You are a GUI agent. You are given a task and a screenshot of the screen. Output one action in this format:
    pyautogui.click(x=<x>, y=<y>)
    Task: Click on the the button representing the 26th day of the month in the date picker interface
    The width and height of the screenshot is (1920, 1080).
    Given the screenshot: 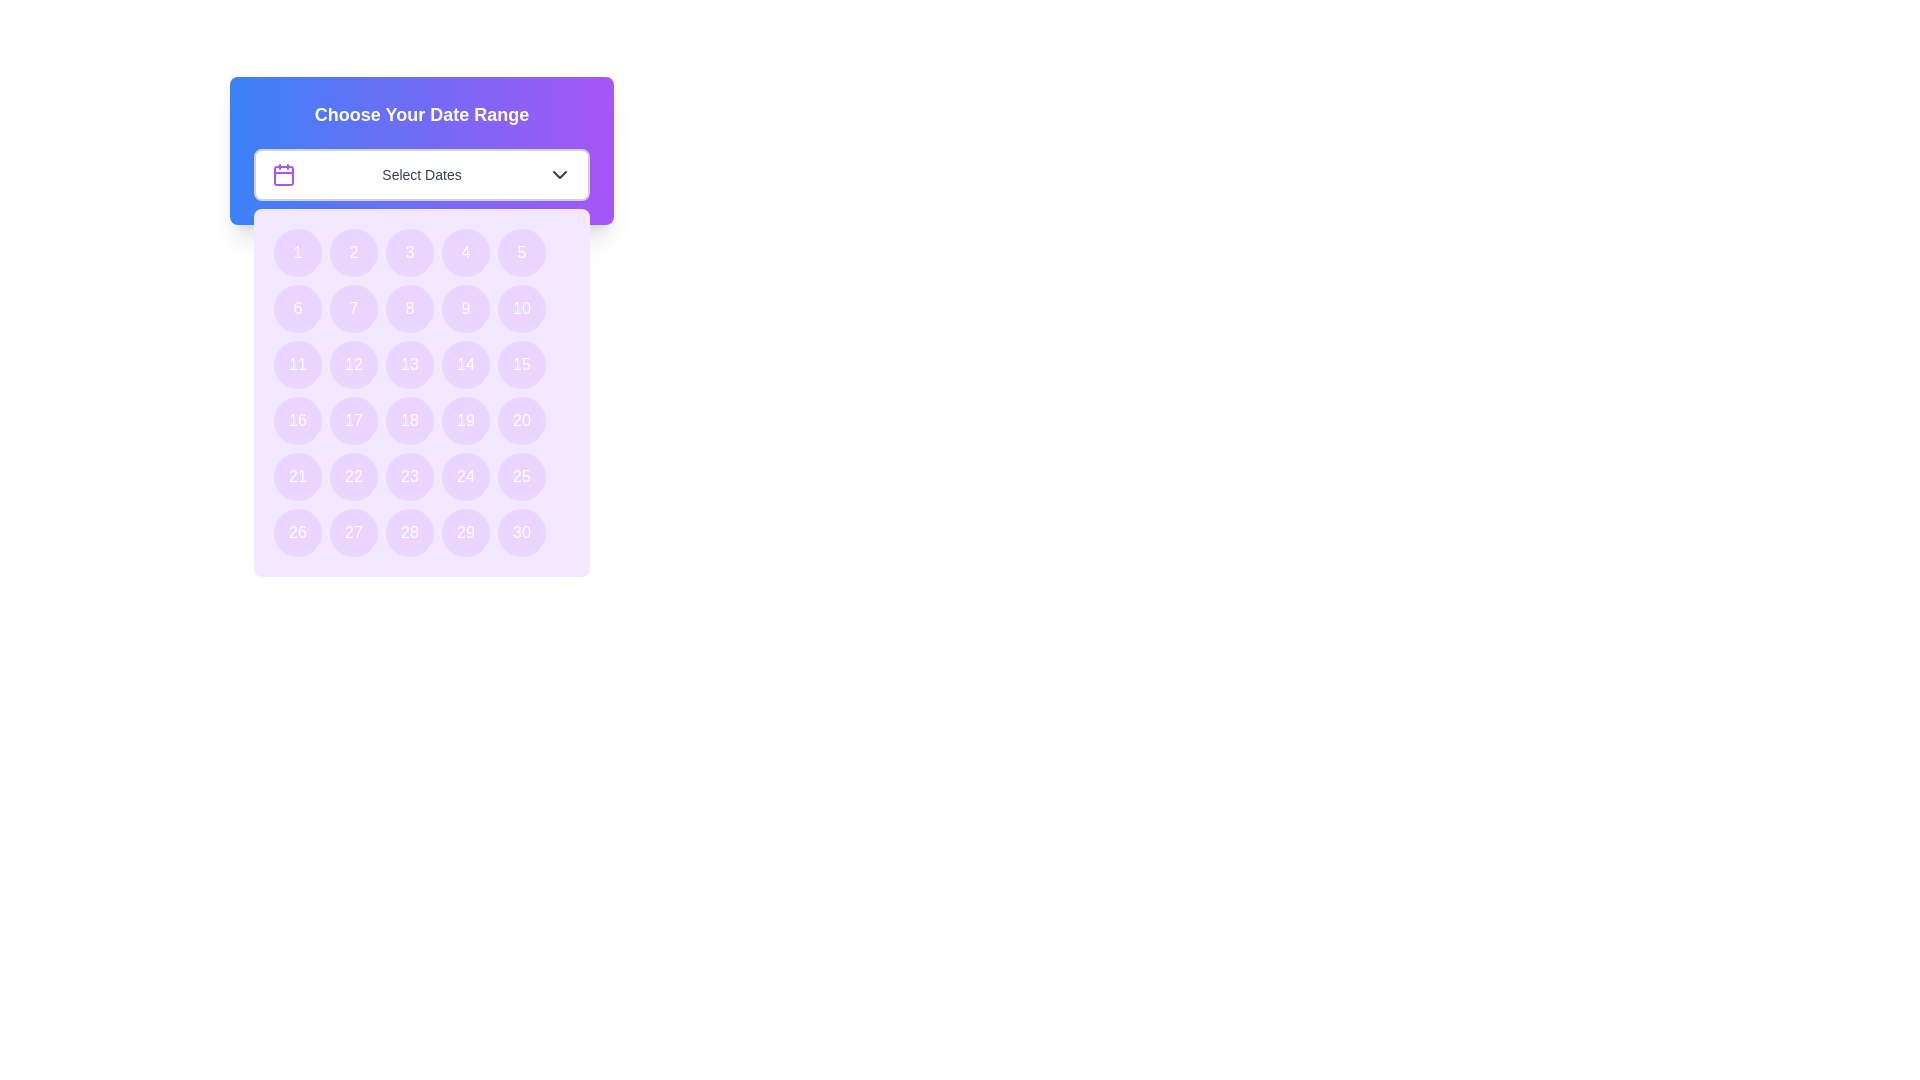 What is the action you would take?
    pyautogui.click(x=296, y=531)
    